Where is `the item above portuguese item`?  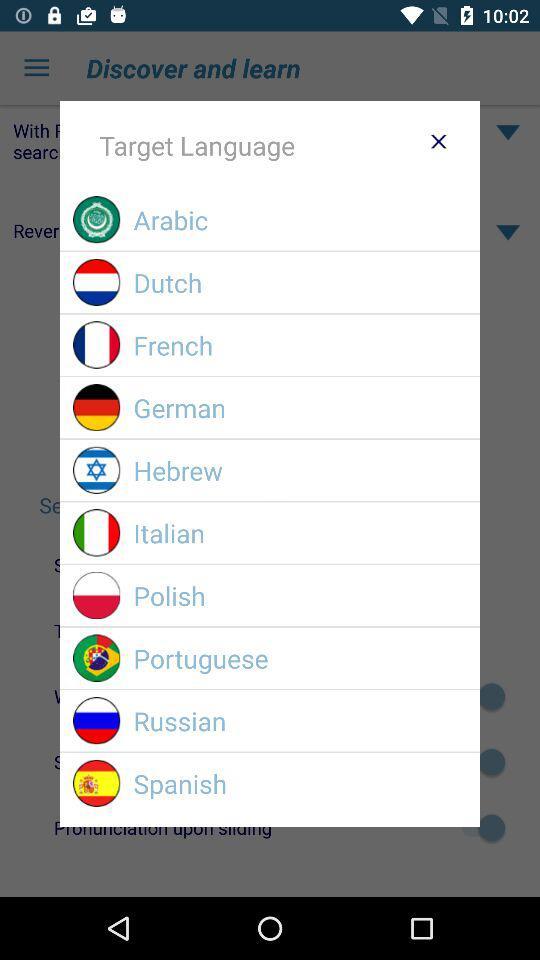
the item above portuguese item is located at coordinates (299, 595).